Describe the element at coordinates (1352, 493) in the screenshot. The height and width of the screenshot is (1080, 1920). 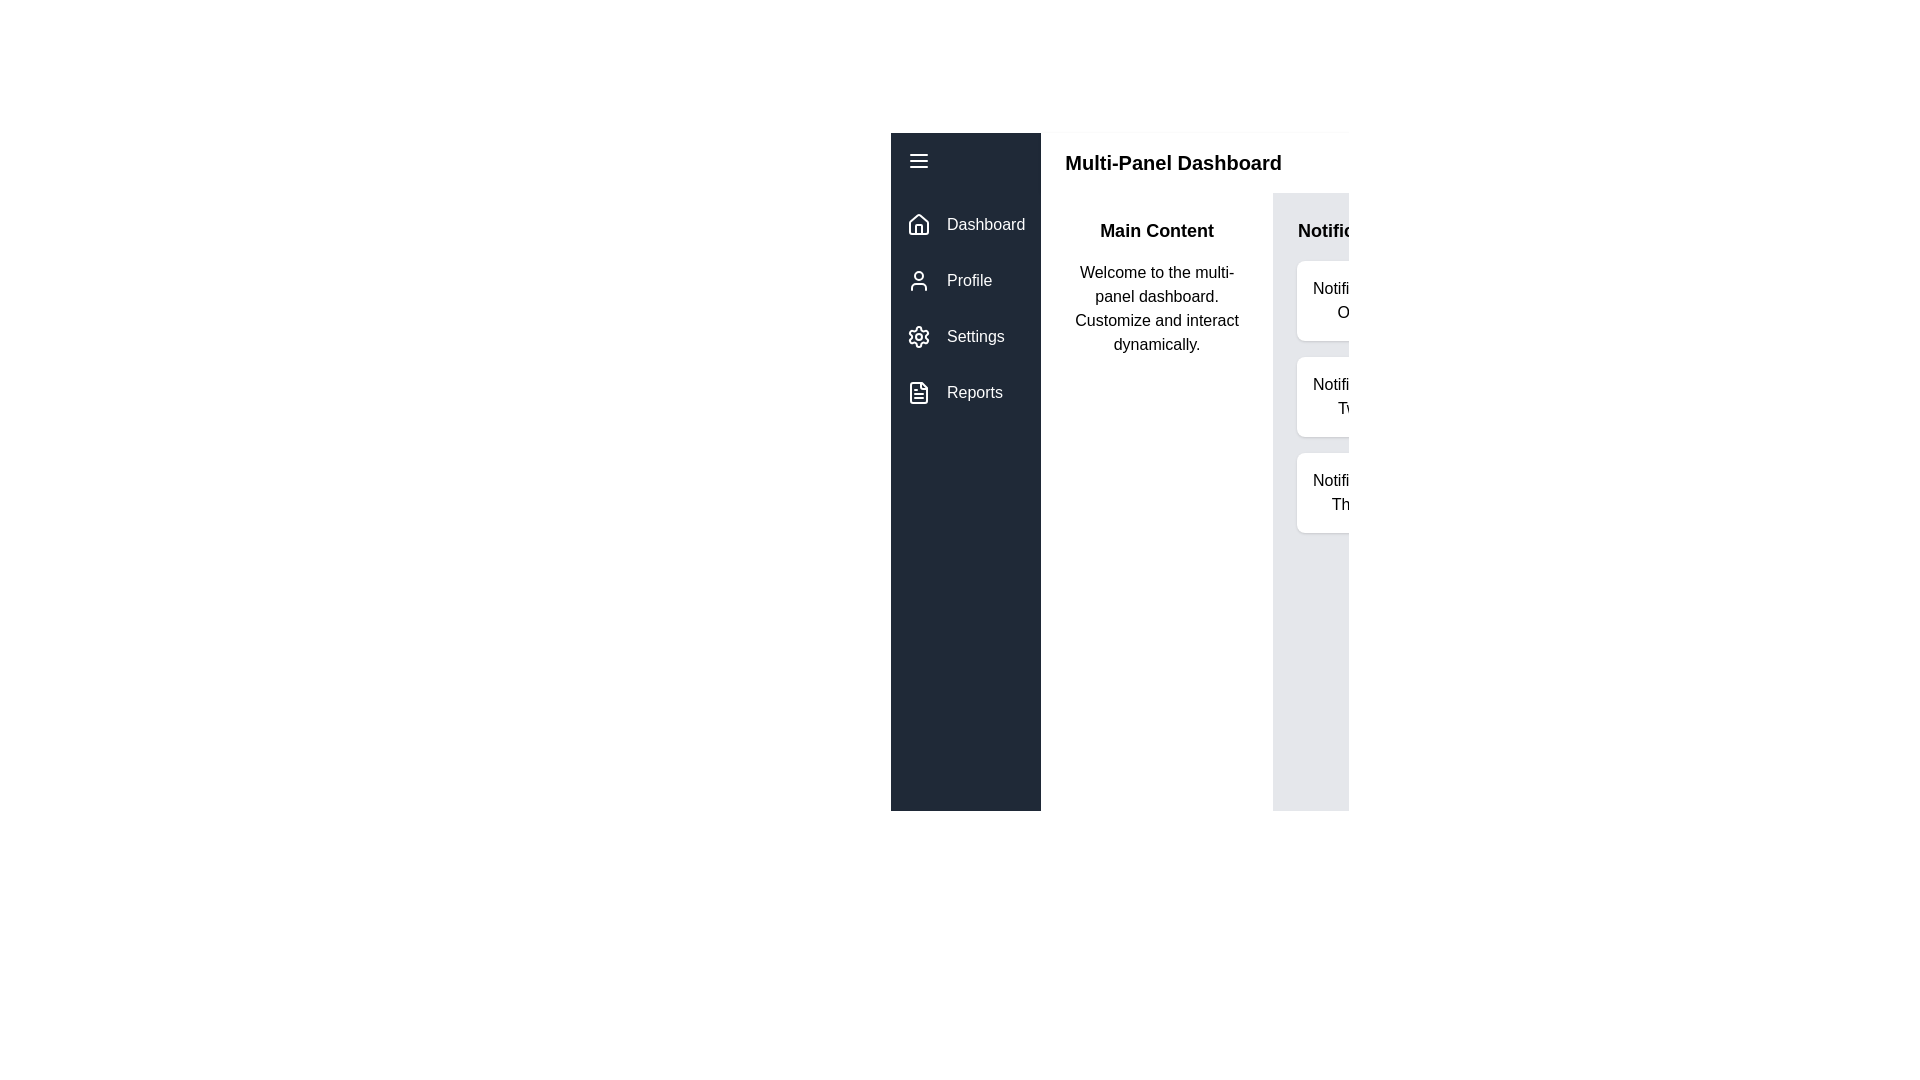
I see `the white rectangular informational card labeled 'Notification Three', which is the third item in the vertically stacked list of notifications` at that location.